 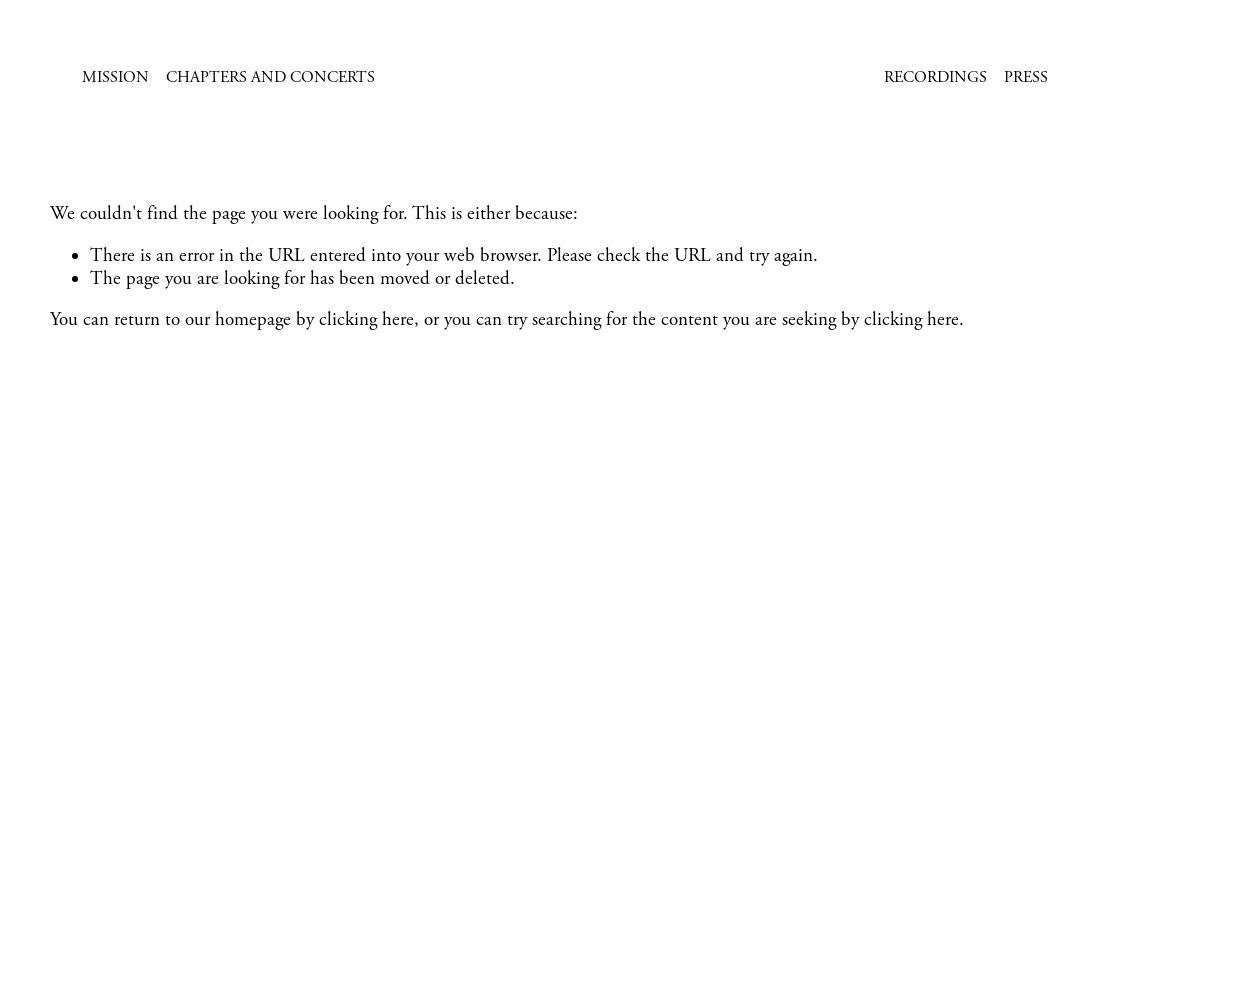 I want to click on 'You can return to our homepage by', so click(x=184, y=319).